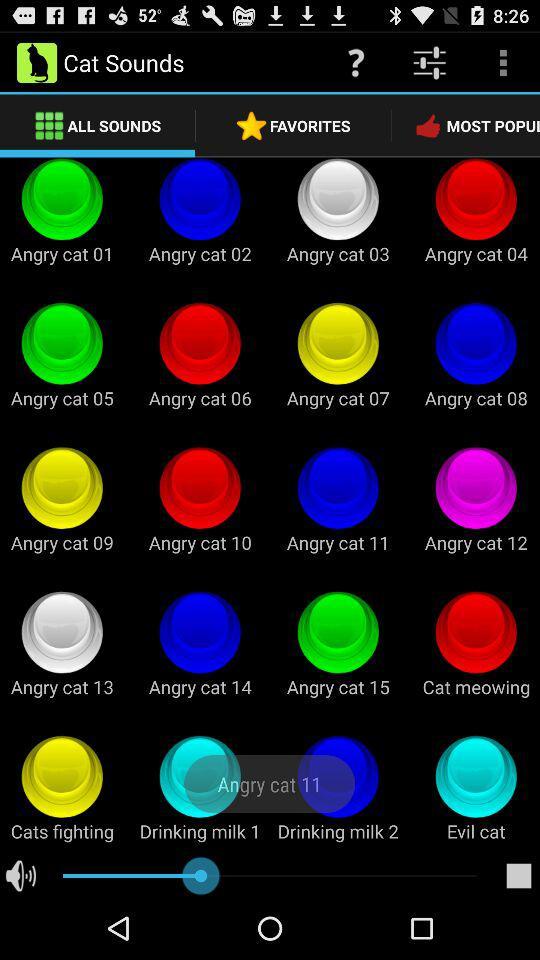 The width and height of the screenshot is (540, 960). I want to click on item above the most popular, so click(502, 62).